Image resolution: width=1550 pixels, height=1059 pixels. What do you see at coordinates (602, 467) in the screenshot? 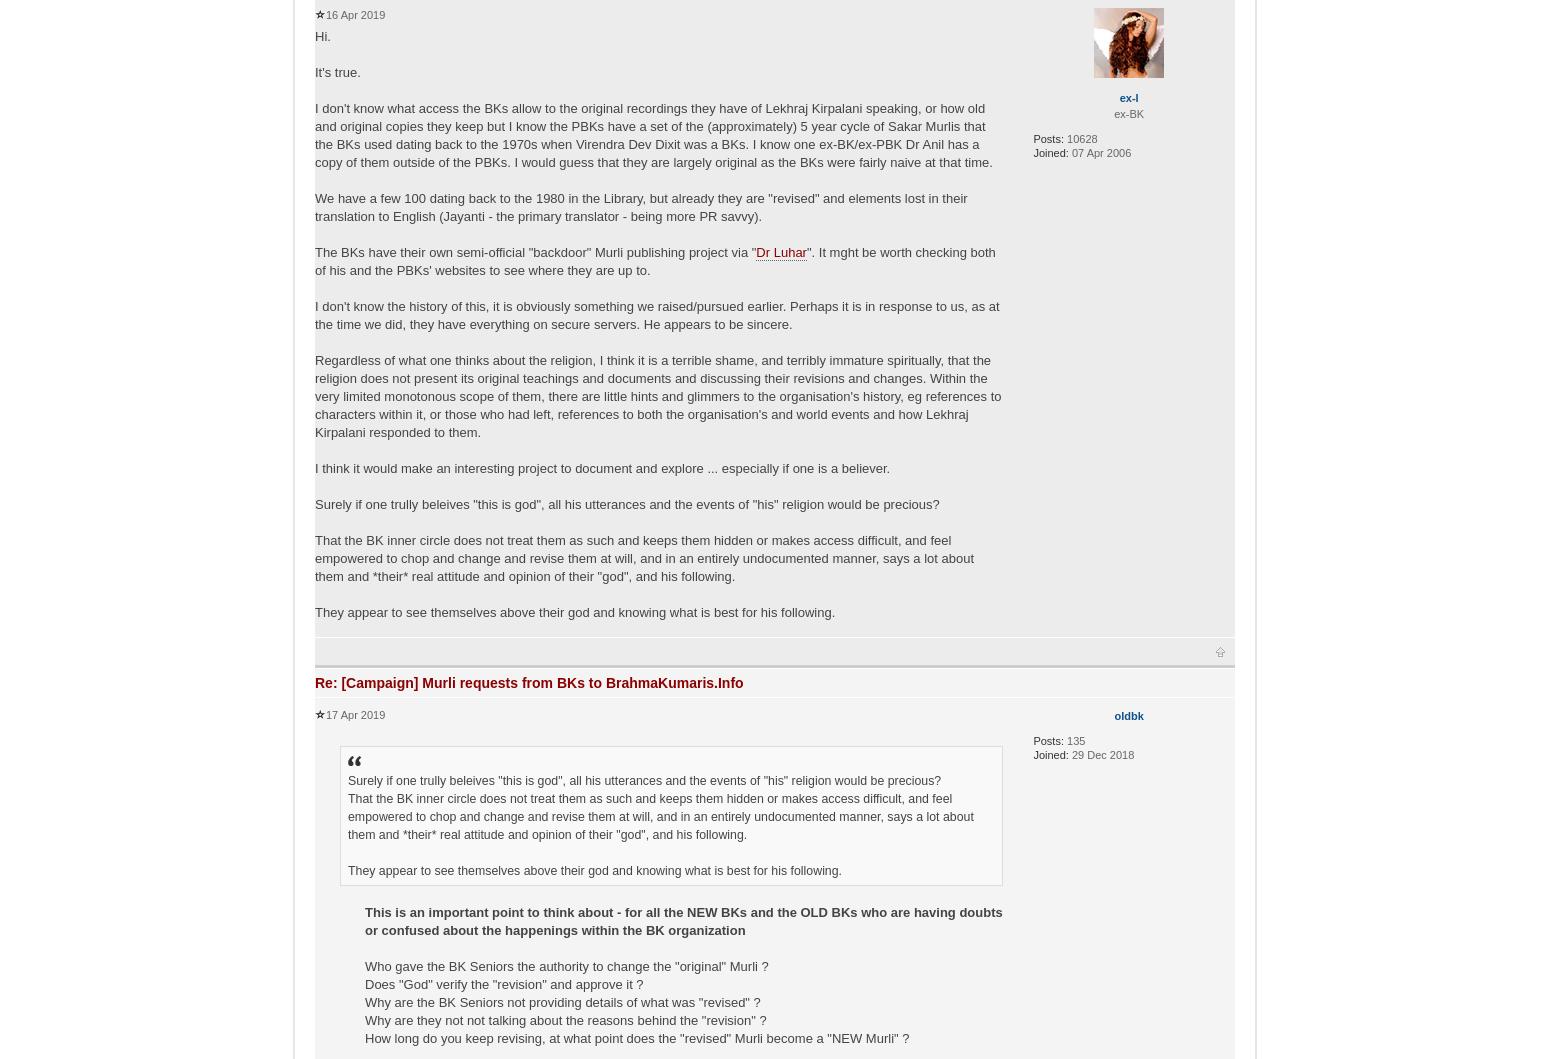
I see `'I think it would make an interesting project to document and explore ... especially if one is a believer.'` at bounding box center [602, 467].